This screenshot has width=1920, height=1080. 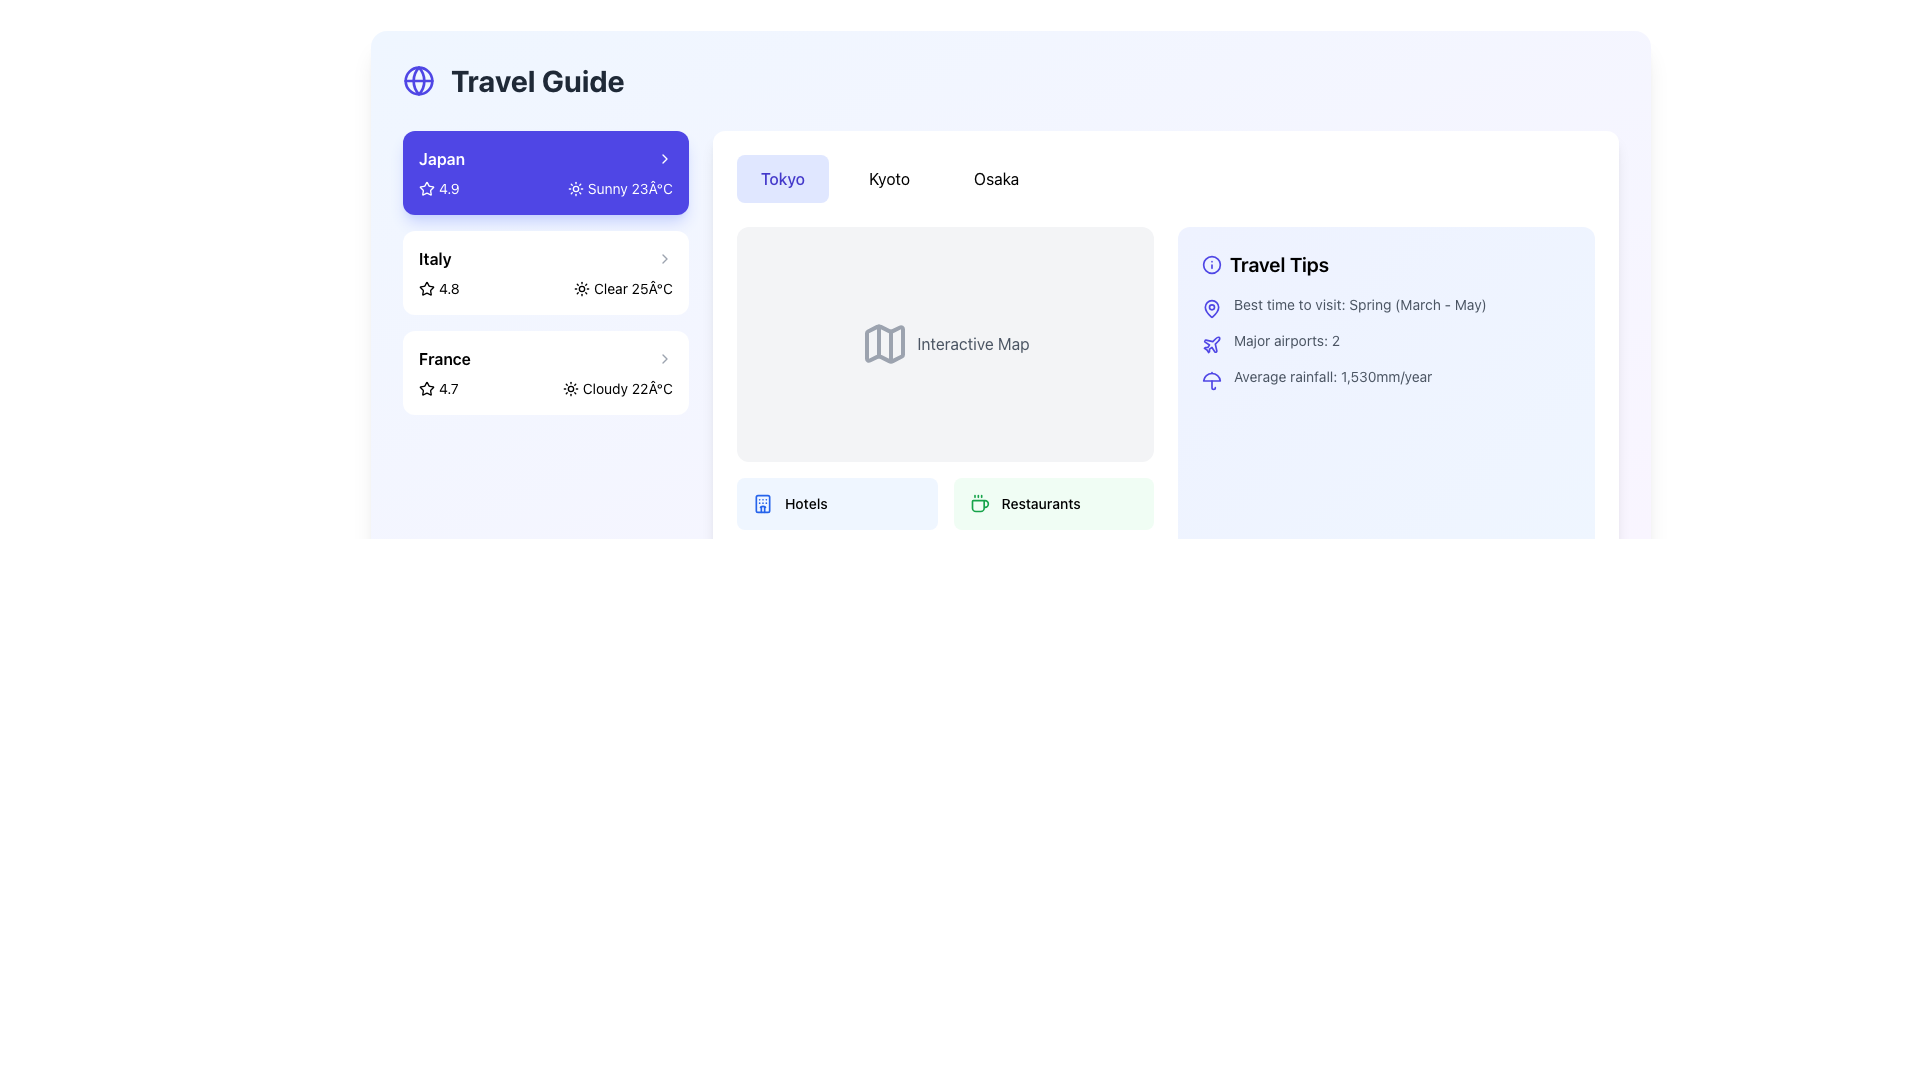 I want to click on and interpret the rating value '4.8' from the Text with Icon associated with 'Italy', located in the second row of the travel list on the left panel, so click(x=438, y=289).